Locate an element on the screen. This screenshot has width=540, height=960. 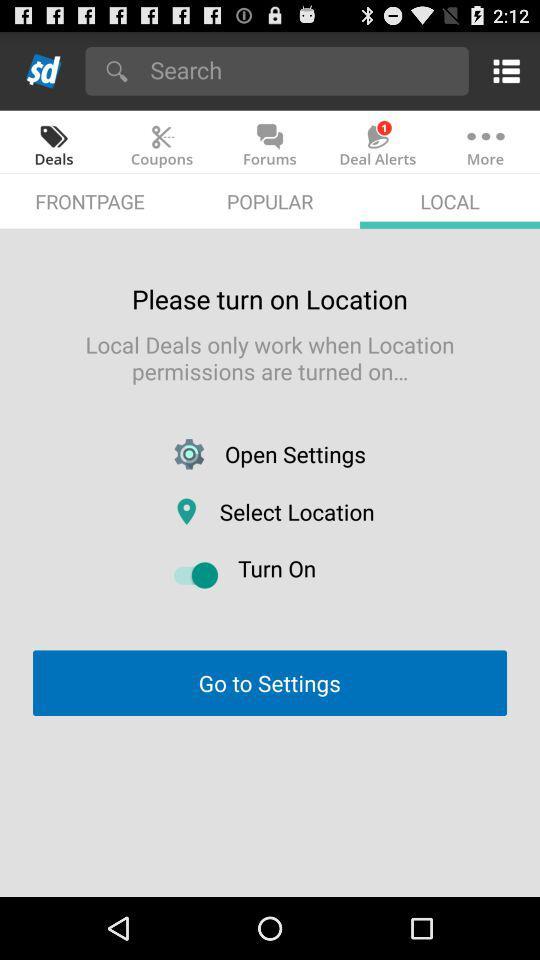
the popular icon is located at coordinates (270, 201).